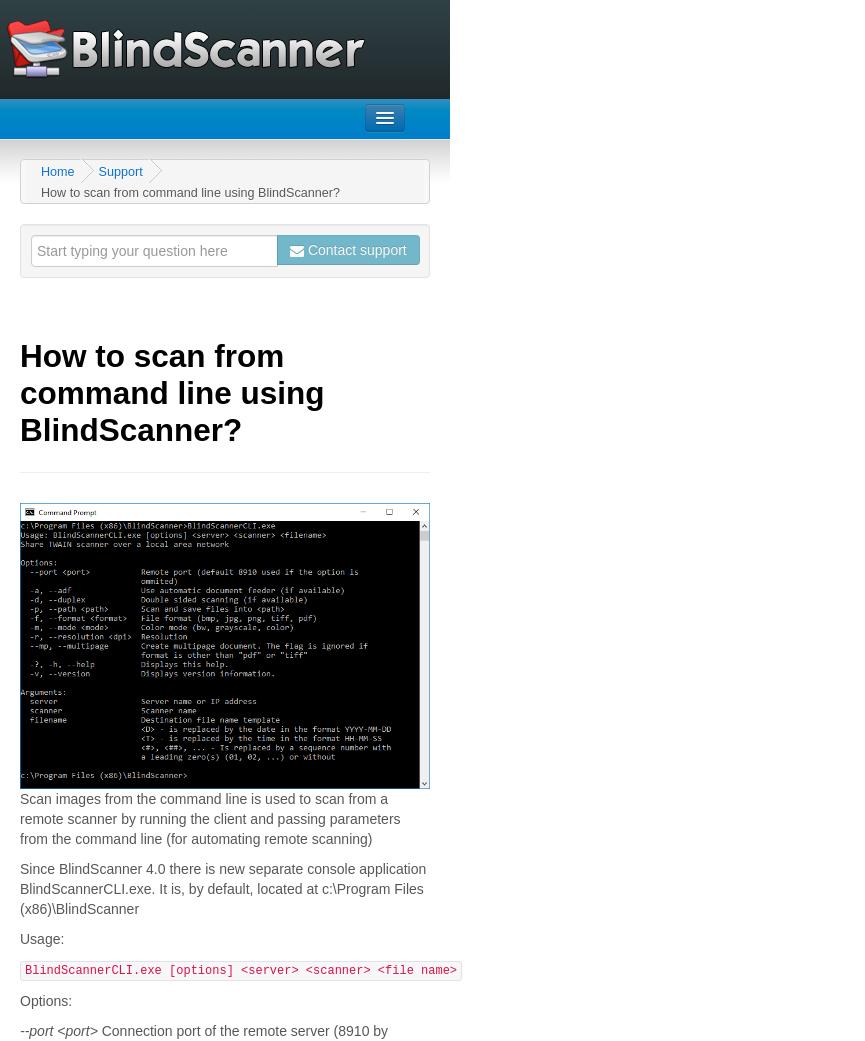 Image resolution: width=865 pixels, height=1041 pixels. What do you see at coordinates (19, 818) in the screenshot?
I see `'Scan images from the command line is used to scan from a remote scanner by running the client and passing parameters from the command line (for automating remote scanning)'` at bounding box center [19, 818].